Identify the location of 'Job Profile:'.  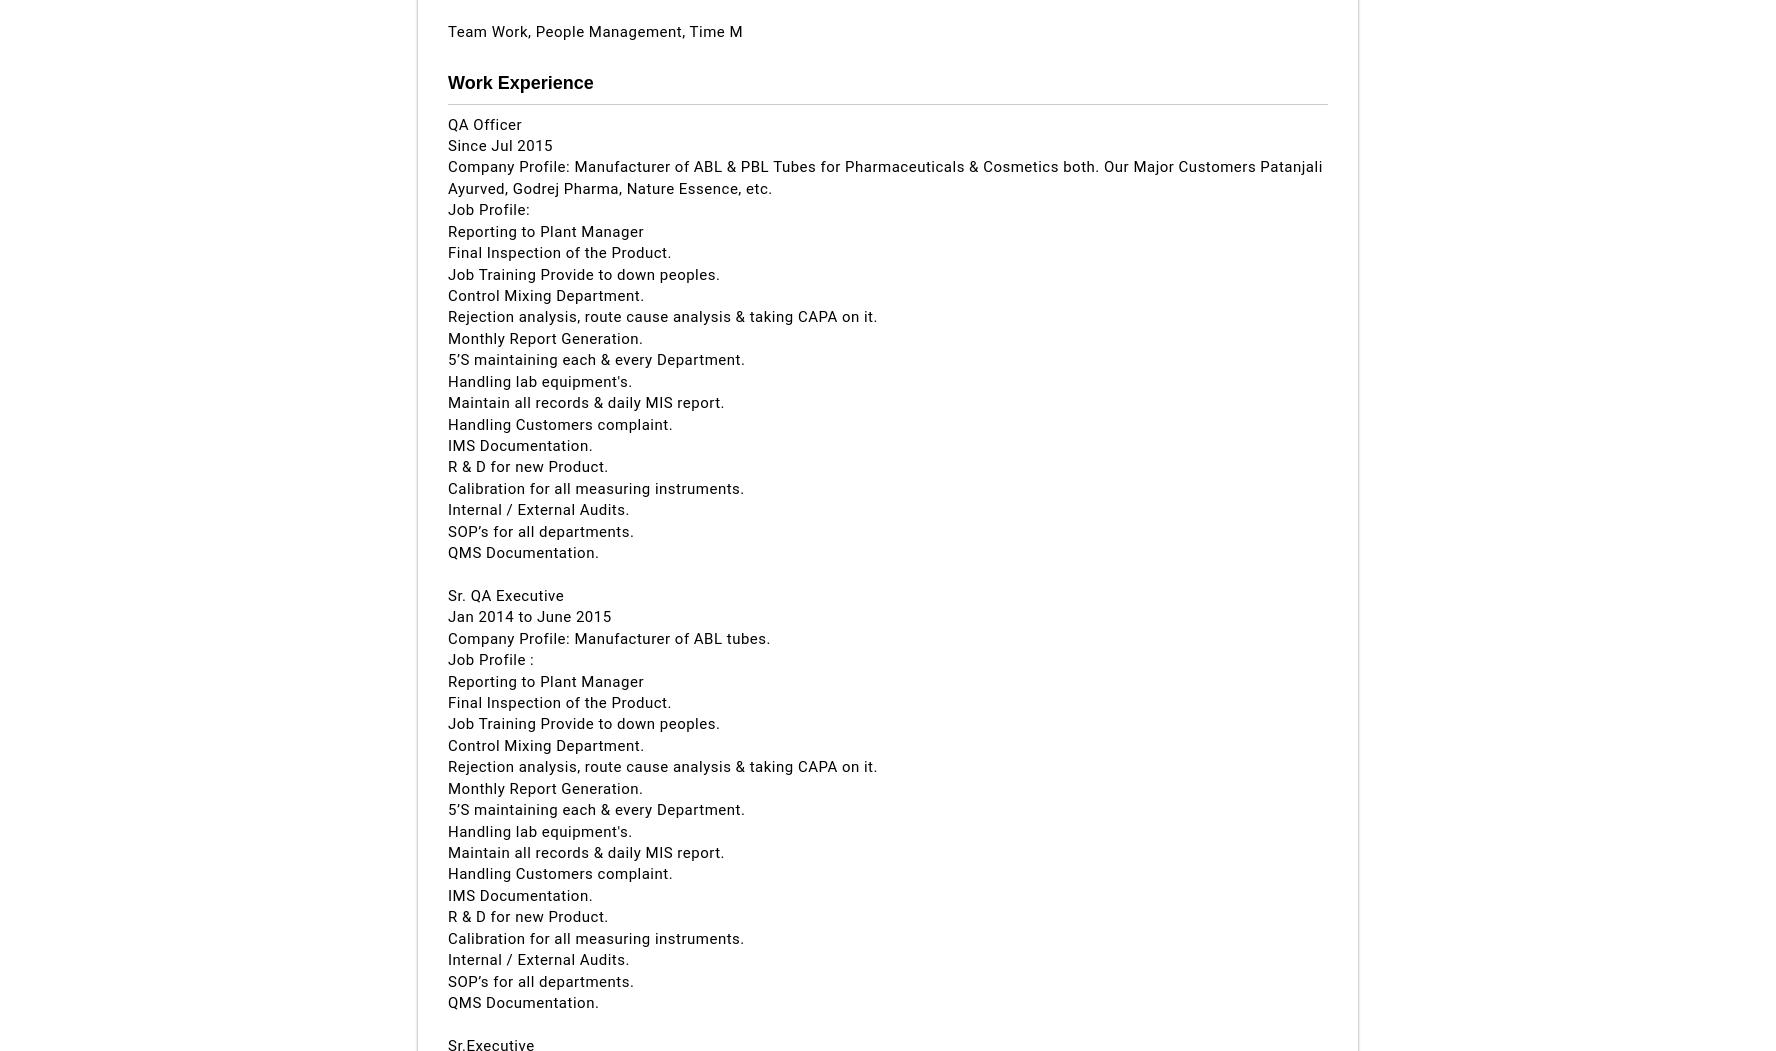
(447, 208).